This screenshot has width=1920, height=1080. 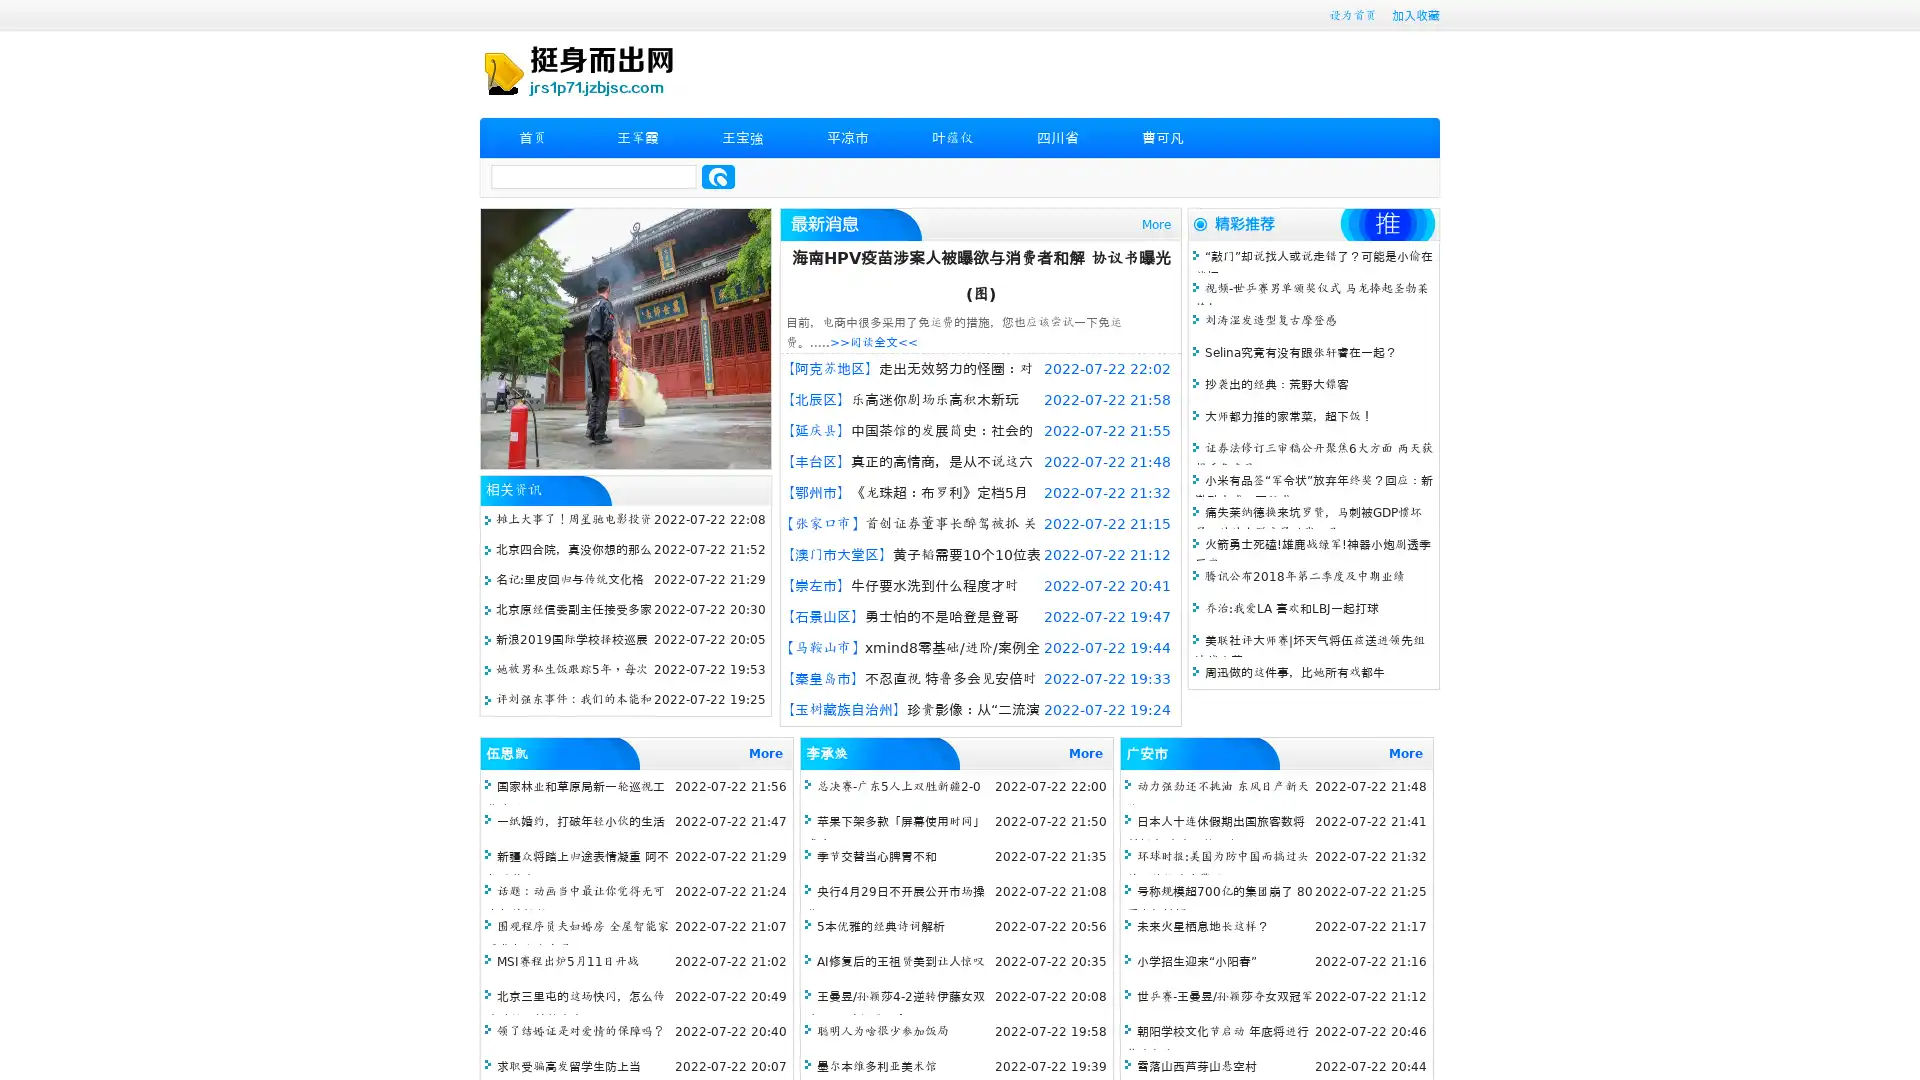 What do you see at coordinates (718, 176) in the screenshot?
I see `Search` at bounding box center [718, 176].